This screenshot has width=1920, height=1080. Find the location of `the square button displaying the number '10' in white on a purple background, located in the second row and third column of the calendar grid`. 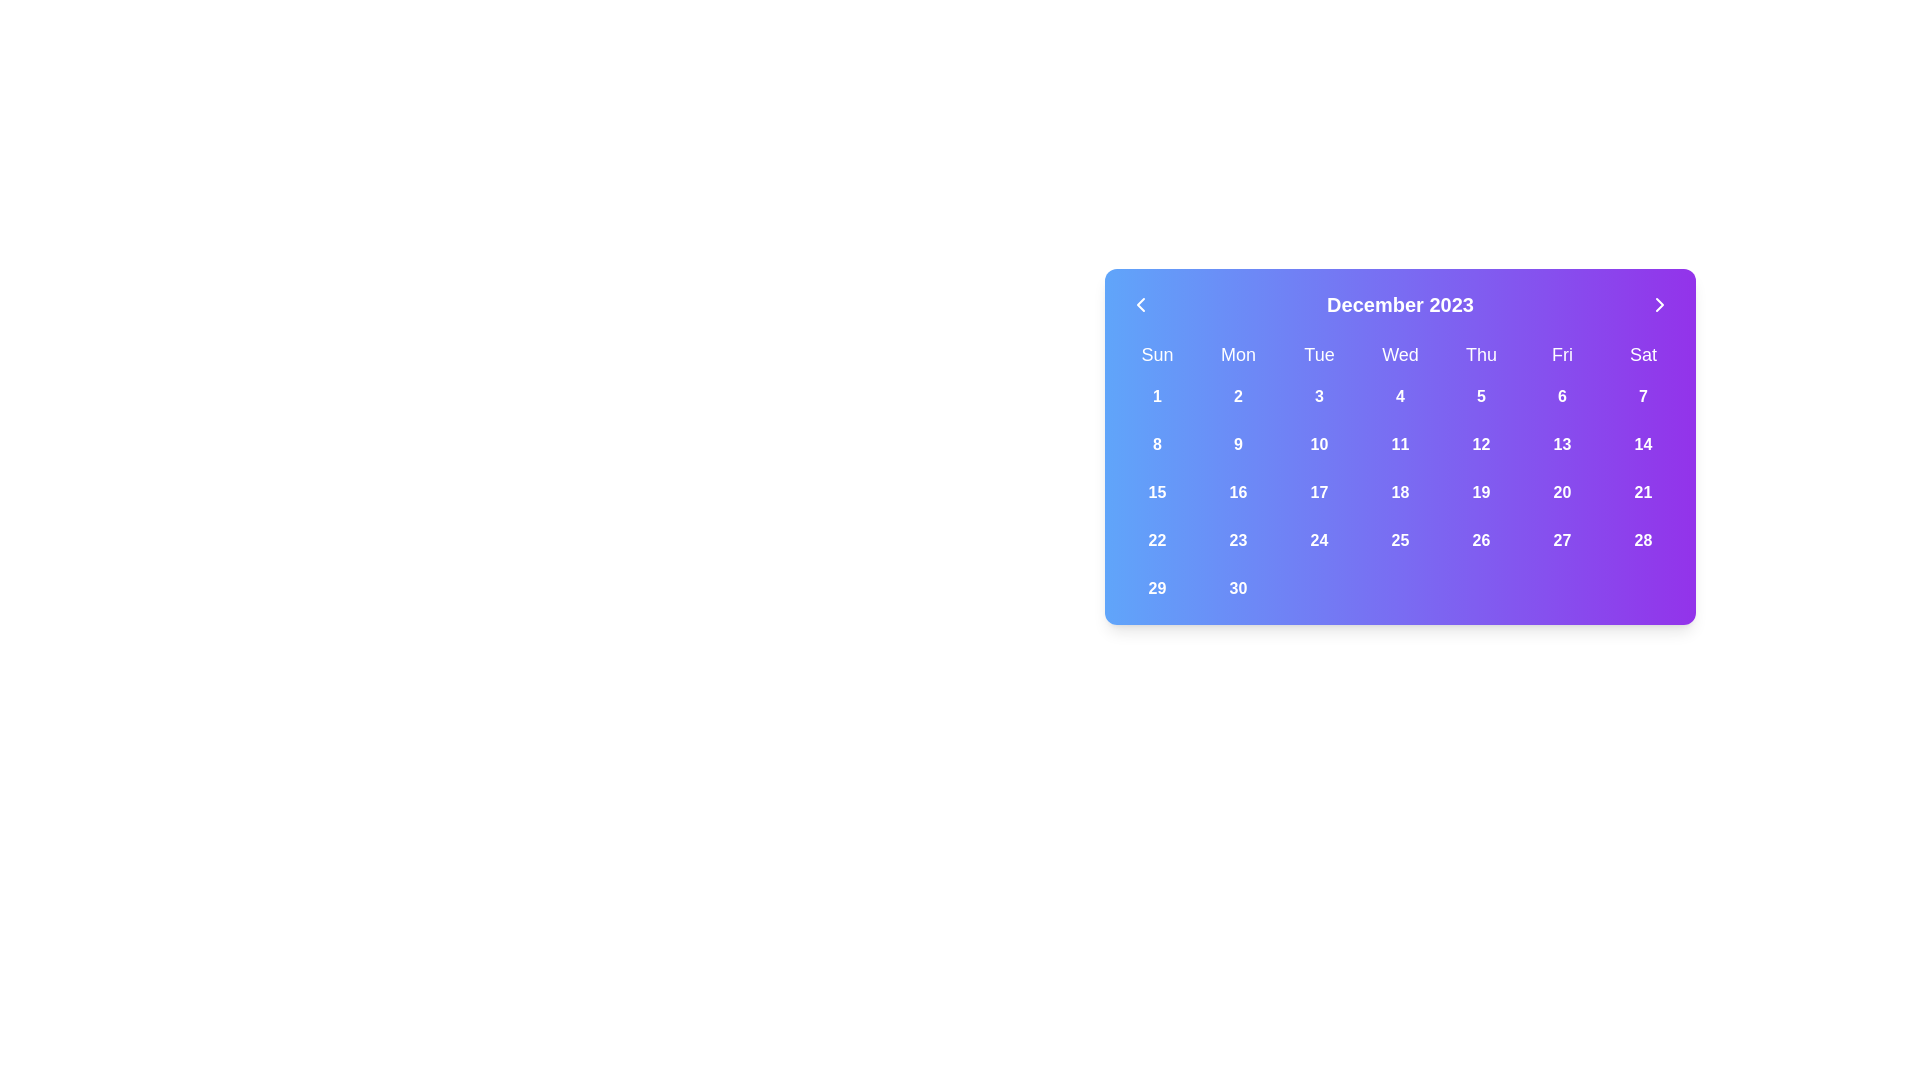

the square button displaying the number '10' in white on a purple background, located in the second row and third column of the calendar grid is located at coordinates (1319, 443).